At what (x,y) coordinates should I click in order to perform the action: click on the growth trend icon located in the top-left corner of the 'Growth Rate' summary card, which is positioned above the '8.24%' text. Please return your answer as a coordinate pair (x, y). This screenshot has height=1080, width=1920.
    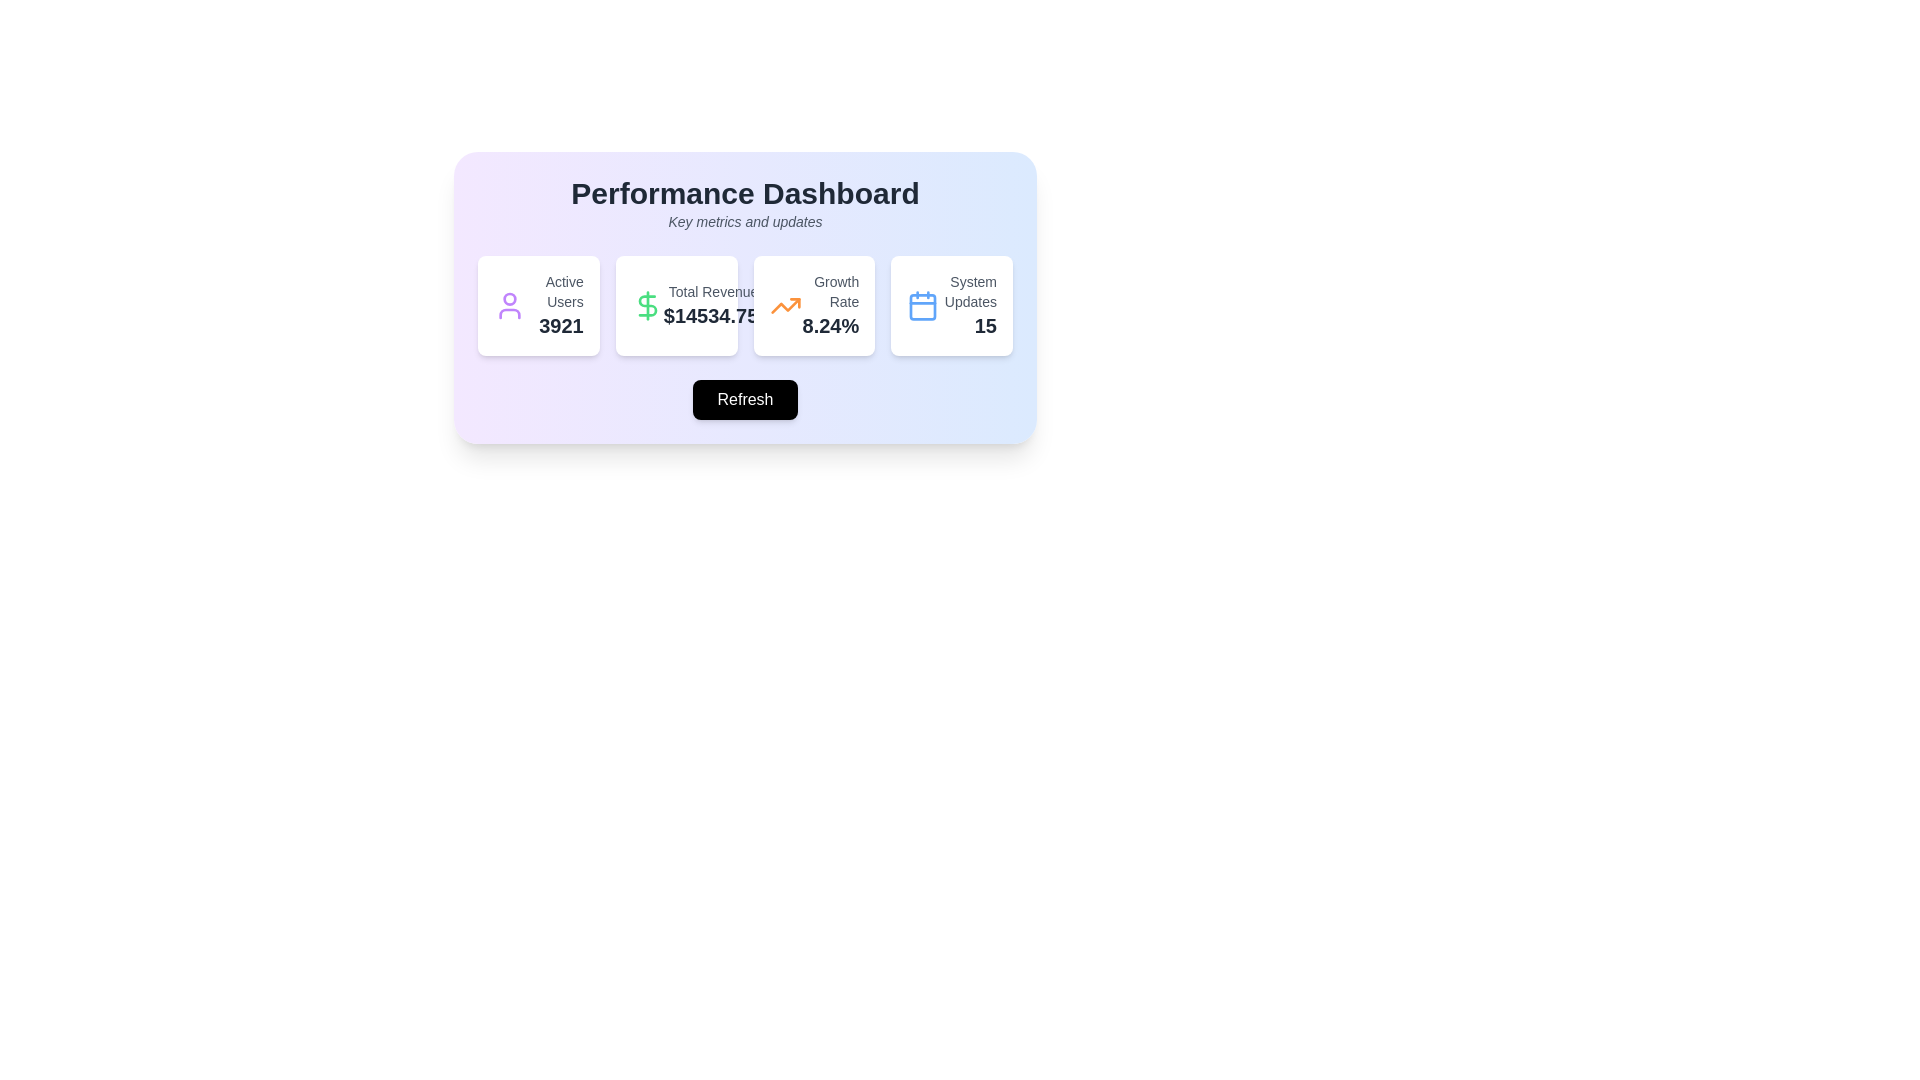
    Looking at the image, I should click on (784, 305).